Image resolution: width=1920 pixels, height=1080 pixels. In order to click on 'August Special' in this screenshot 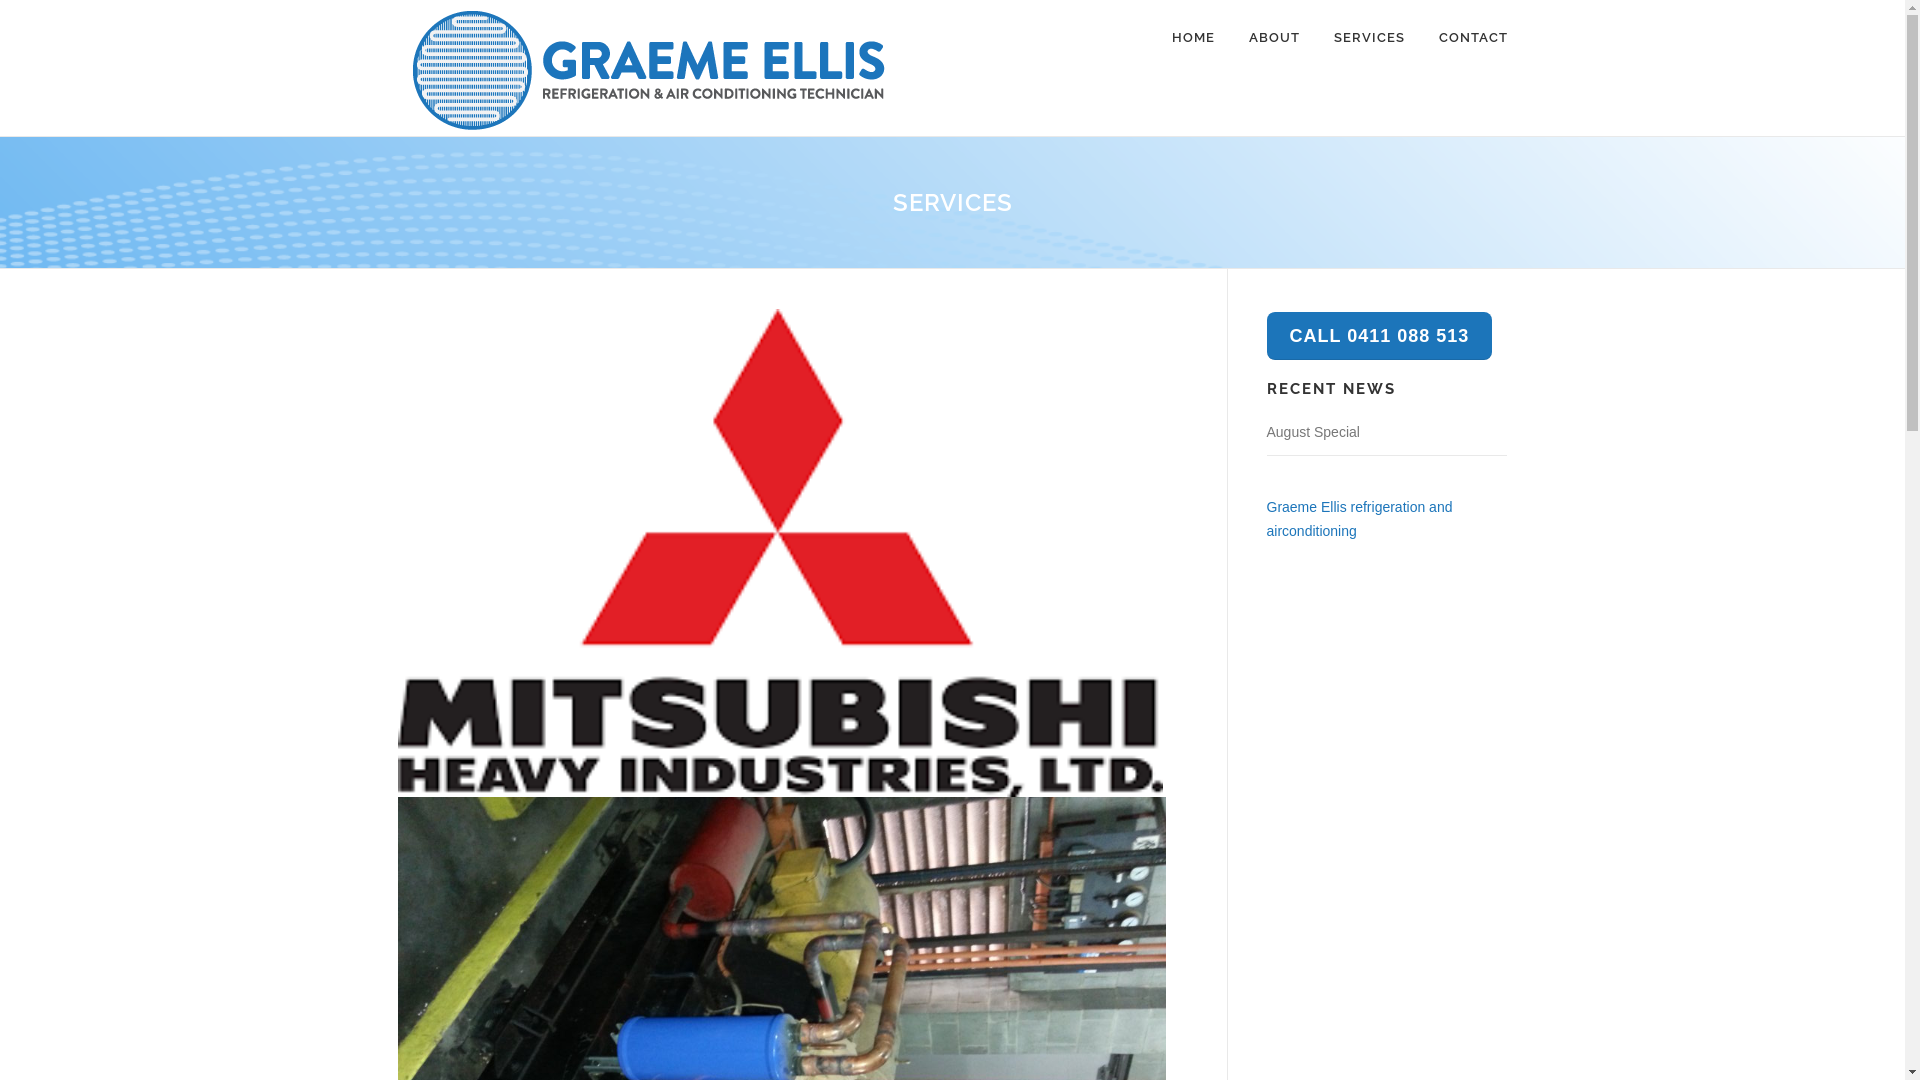, I will do `click(1312, 431)`.